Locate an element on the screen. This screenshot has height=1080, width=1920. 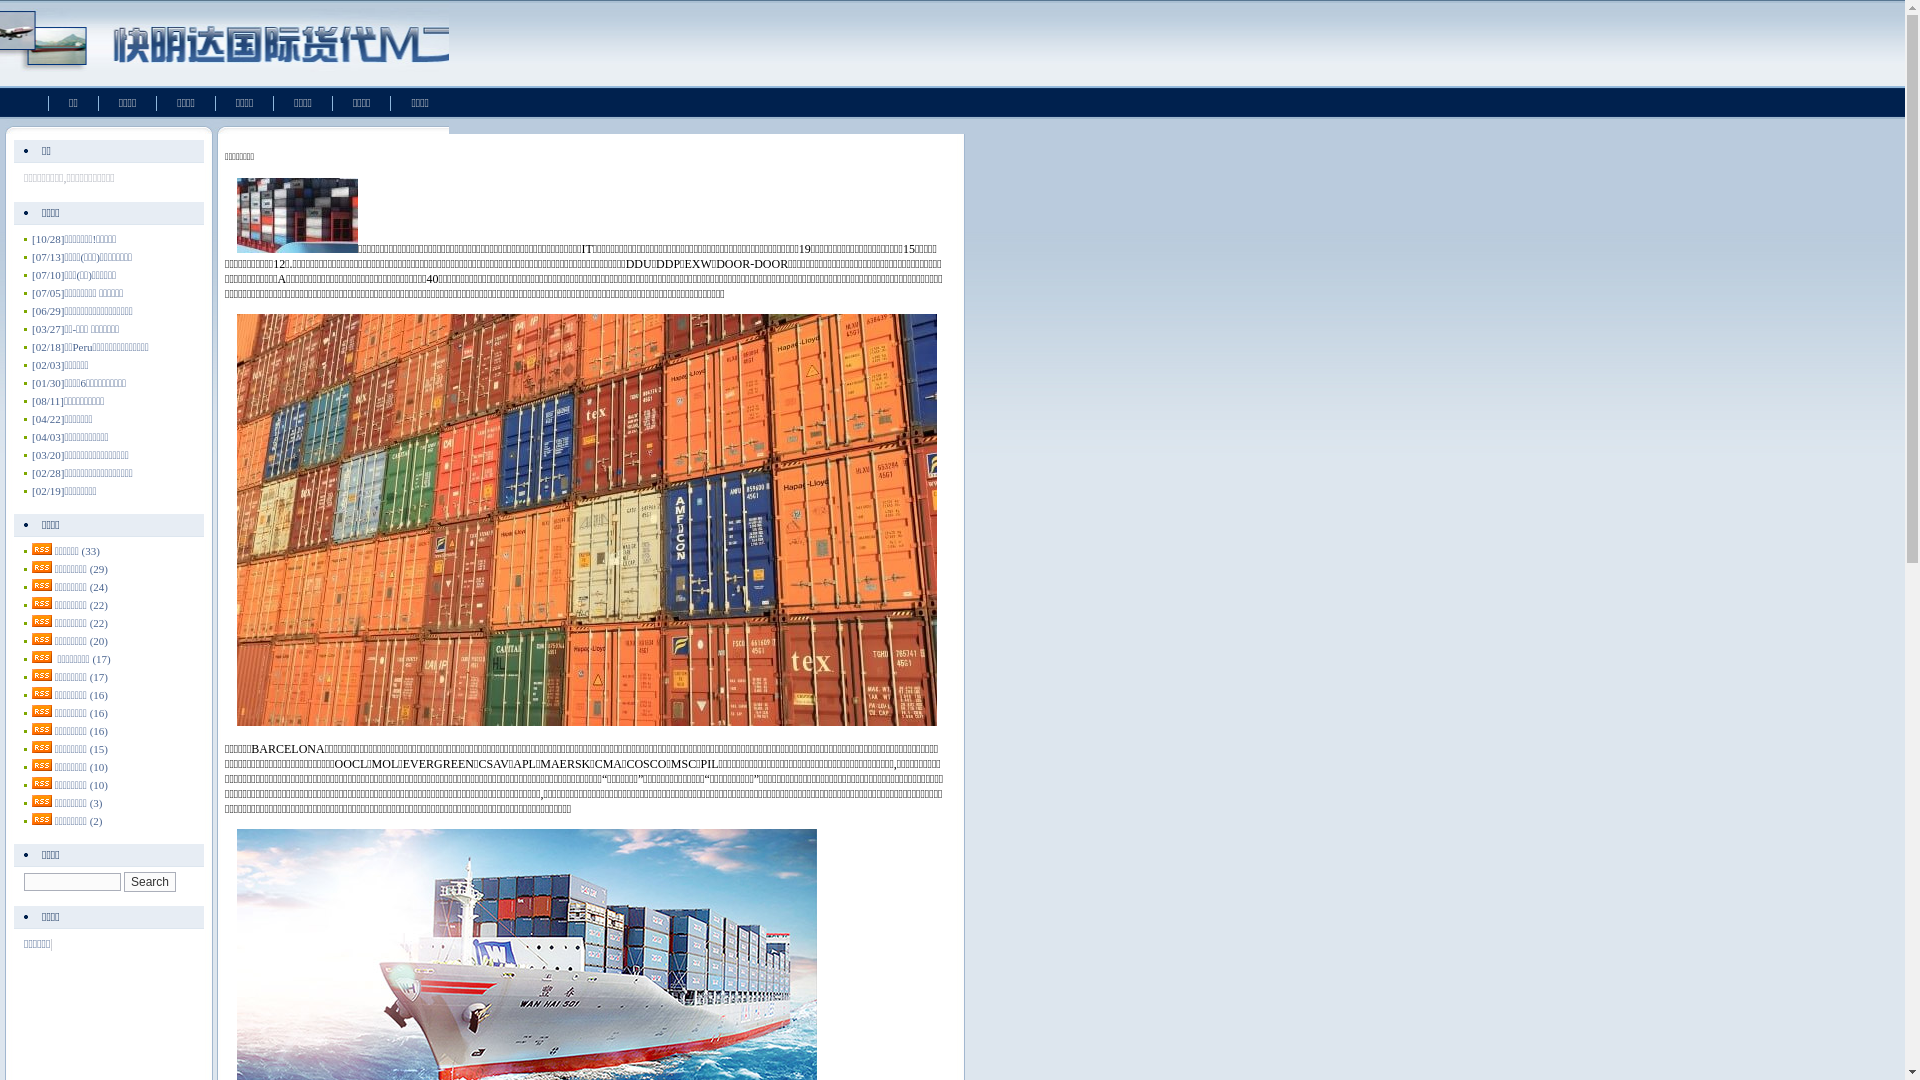
'rss' is located at coordinates (42, 620).